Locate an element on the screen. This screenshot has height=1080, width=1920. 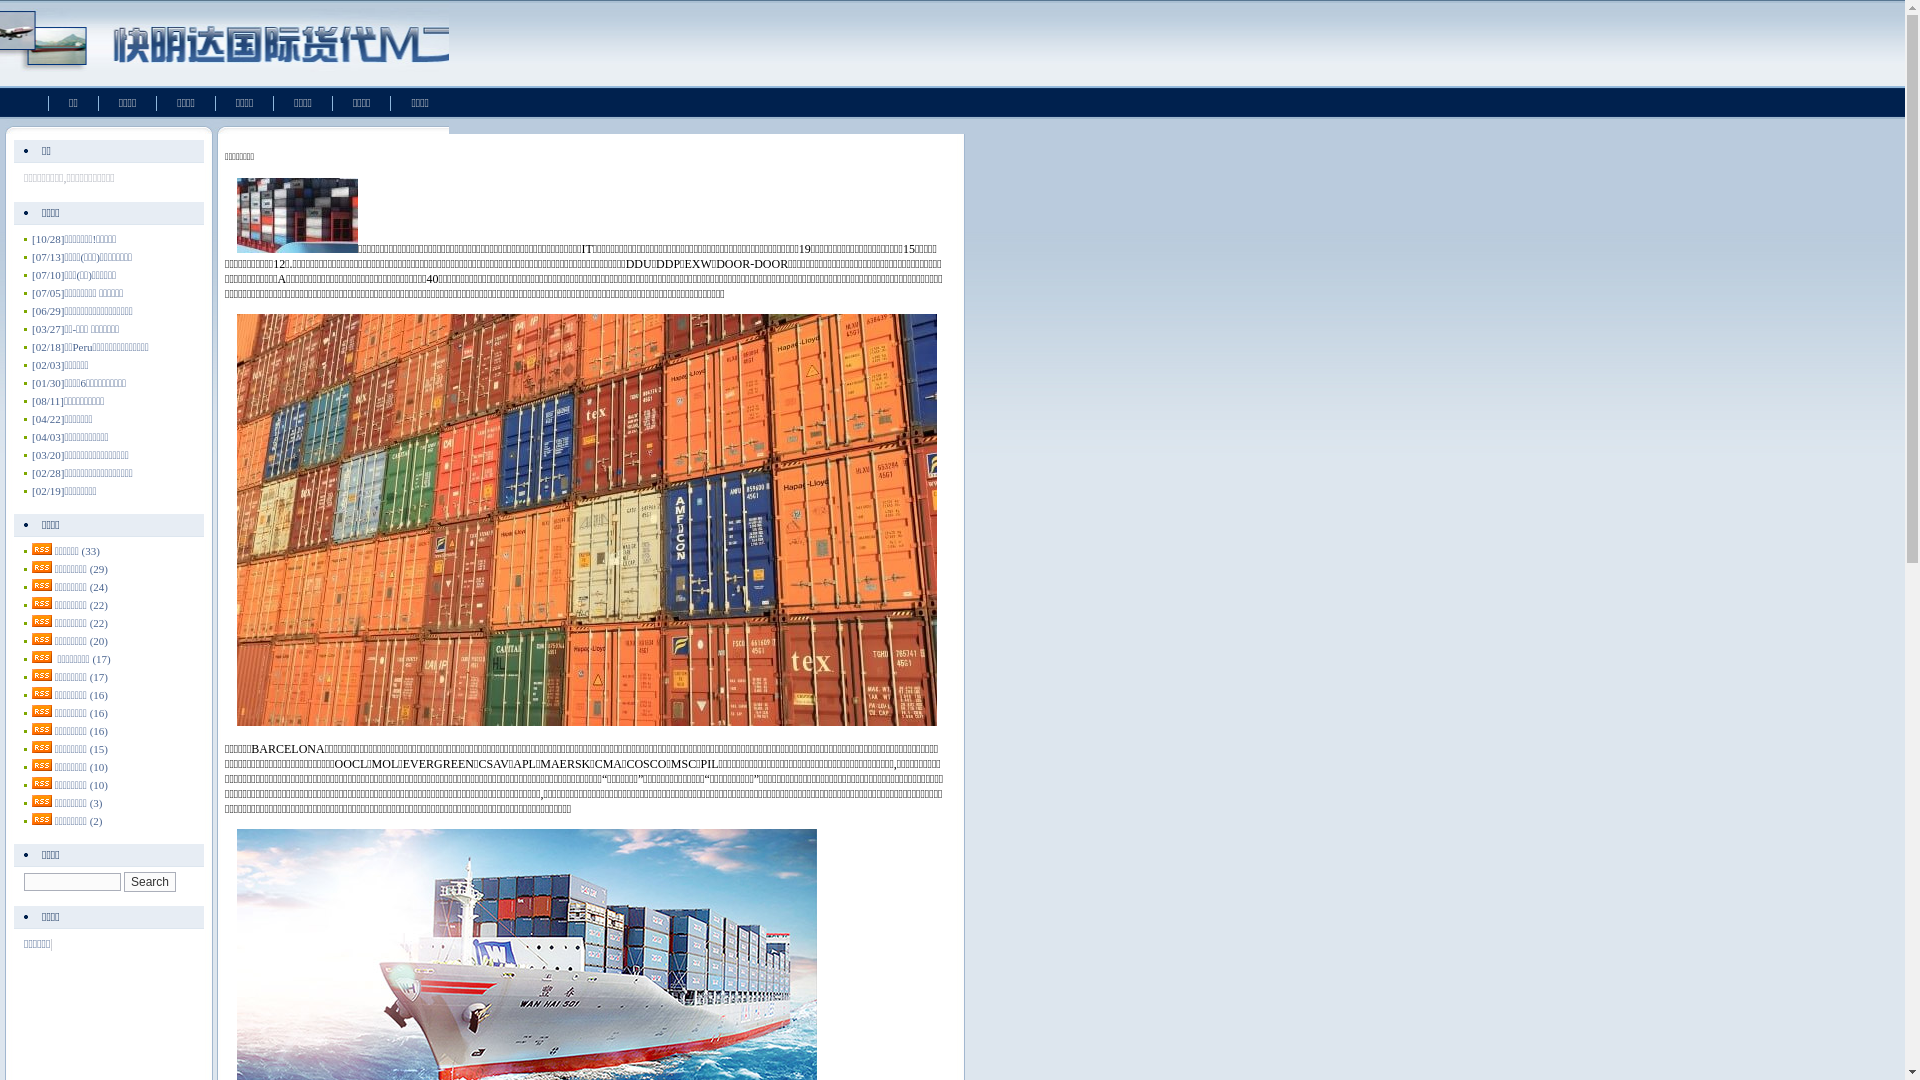
'rss' is located at coordinates (42, 620).